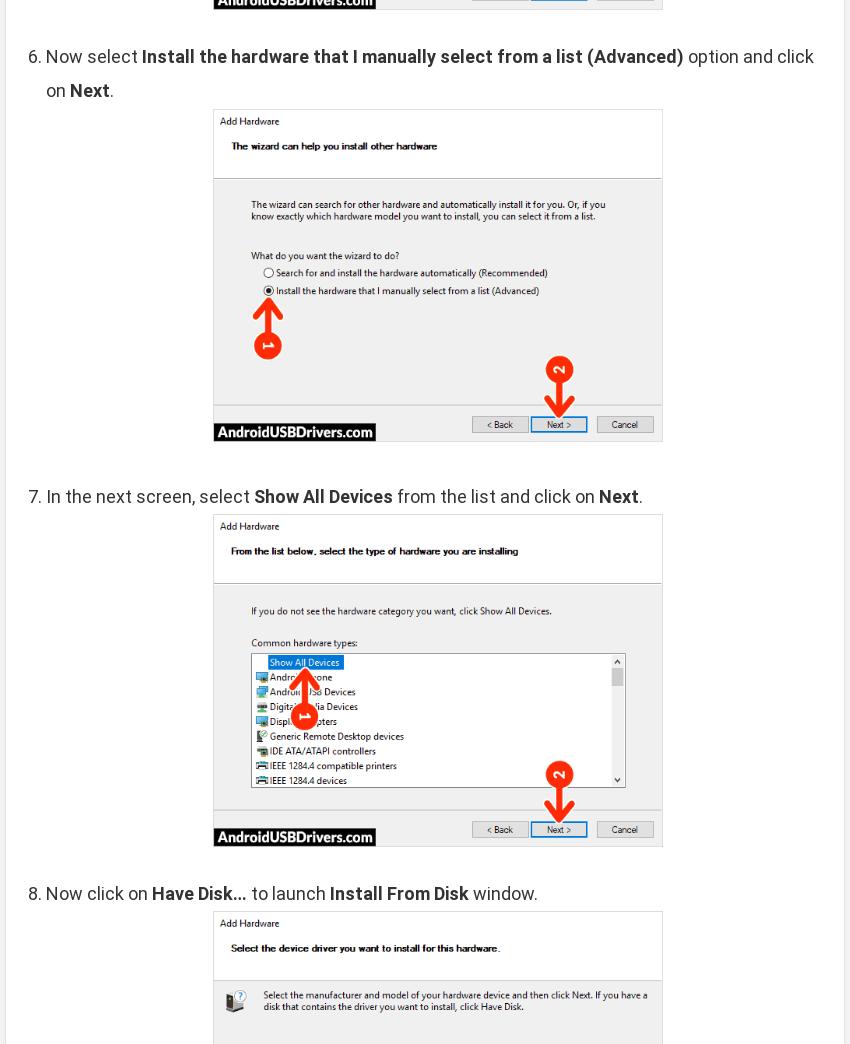 The height and width of the screenshot is (1044, 850). Describe the element at coordinates (150, 495) in the screenshot. I see `'In the next screen, select'` at that location.